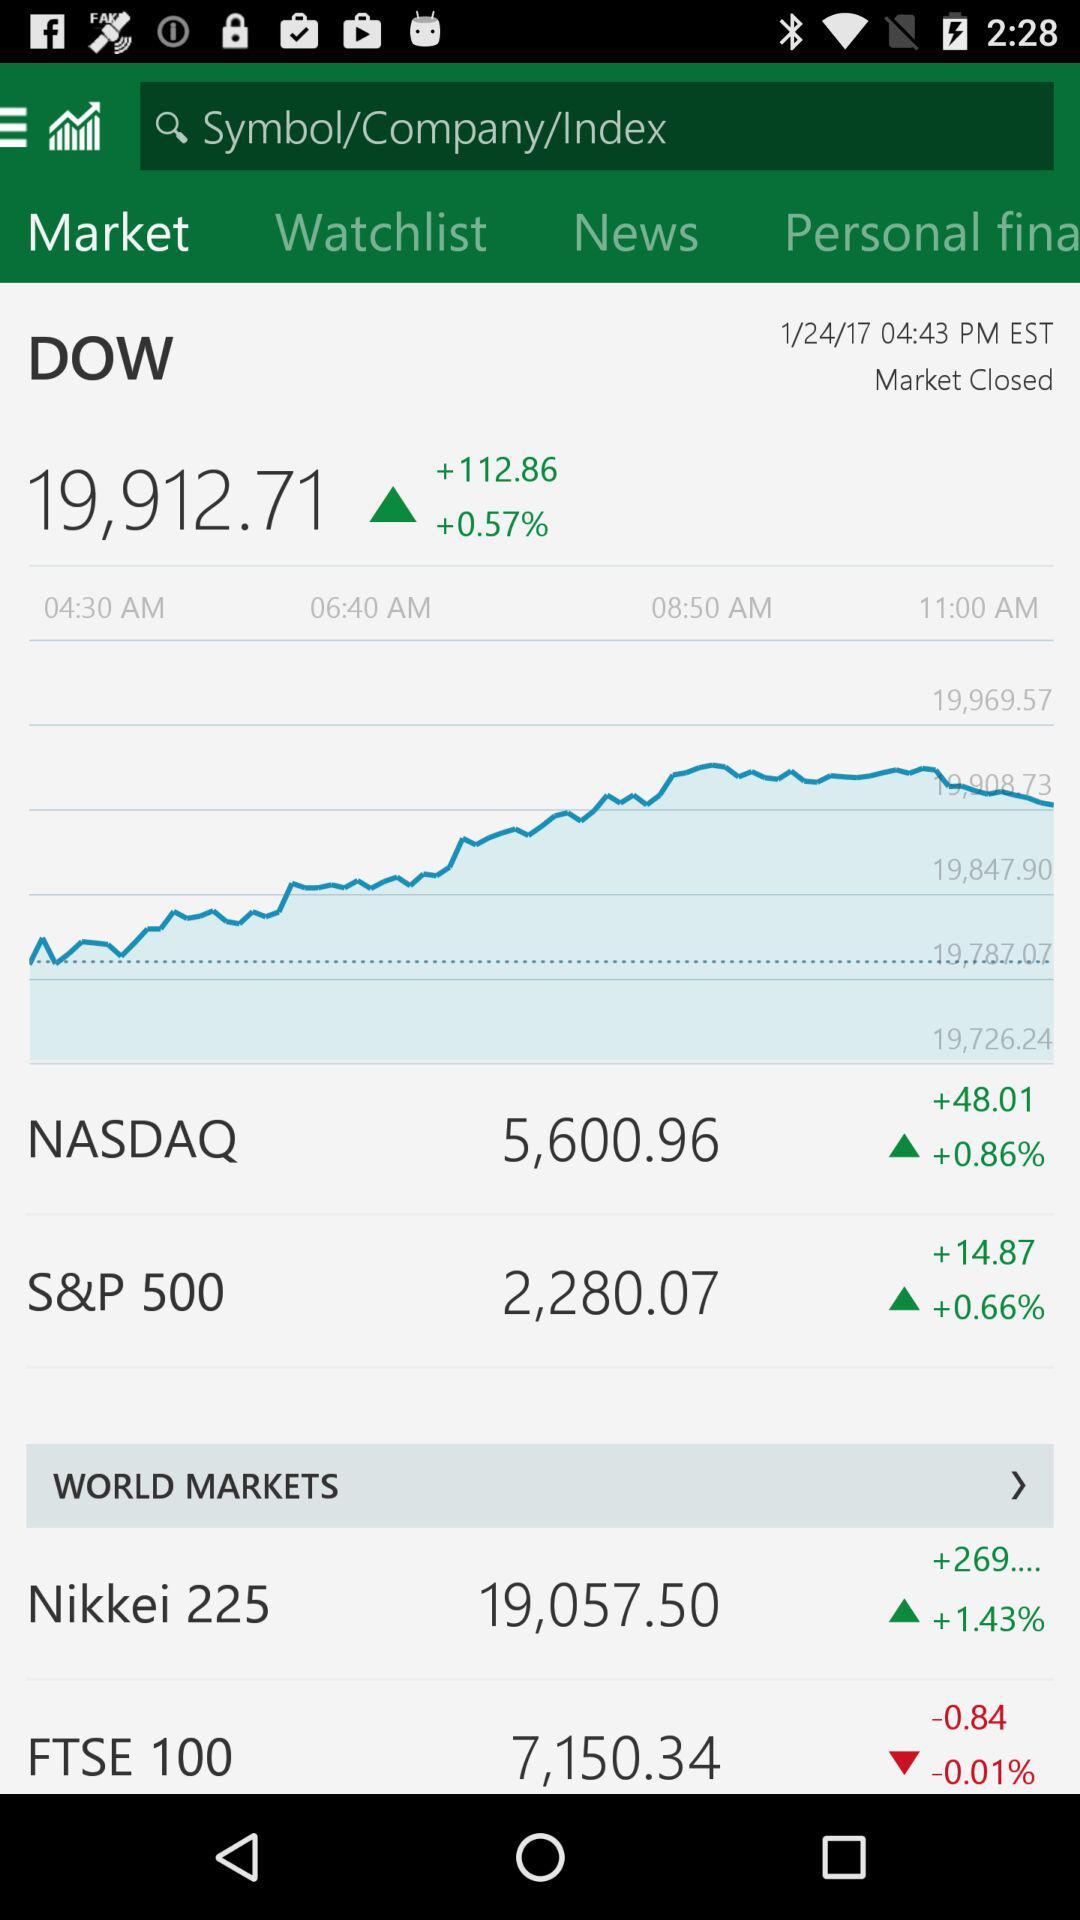 This screenshot has width=1080, height=1920. I want to click on item next to the personal finance, so click(651, 235).